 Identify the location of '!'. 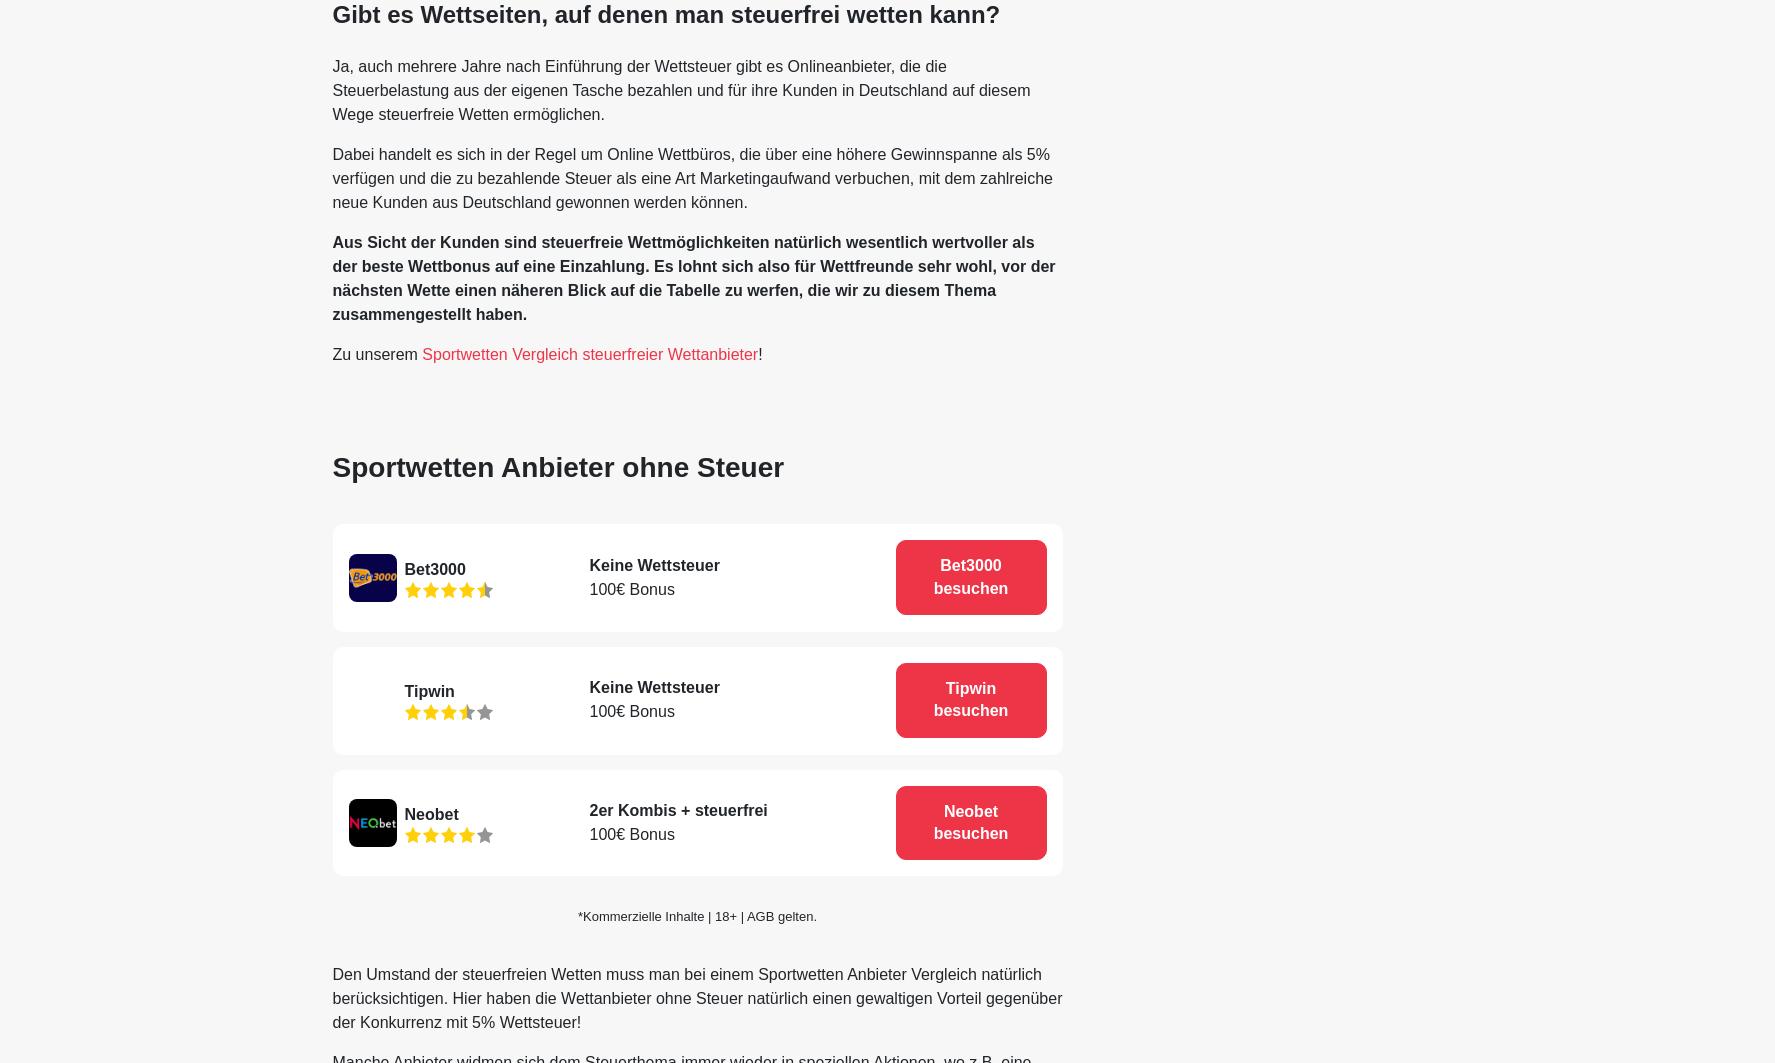
(757, 353).